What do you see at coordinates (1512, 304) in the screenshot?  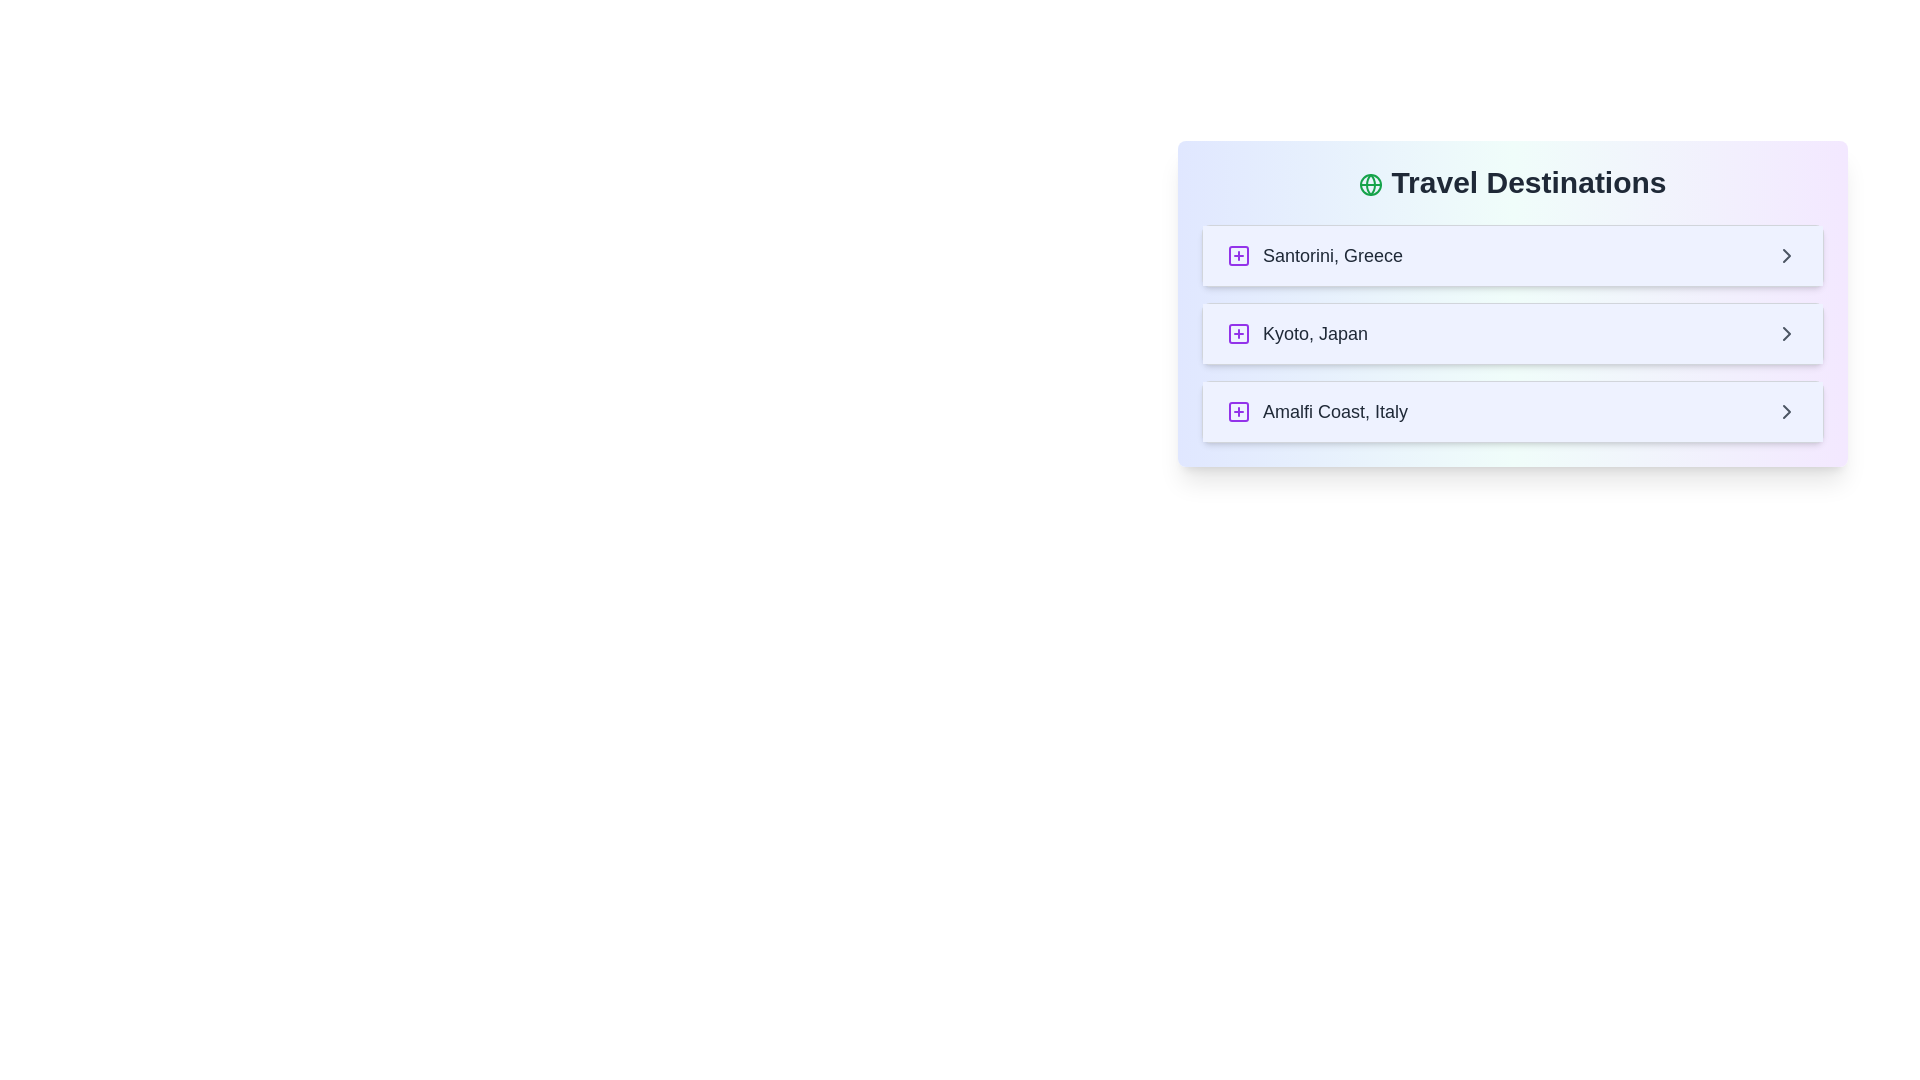 I see `the individual item in the 'Travel Destinations' section` at bounding box center [1512, 304].